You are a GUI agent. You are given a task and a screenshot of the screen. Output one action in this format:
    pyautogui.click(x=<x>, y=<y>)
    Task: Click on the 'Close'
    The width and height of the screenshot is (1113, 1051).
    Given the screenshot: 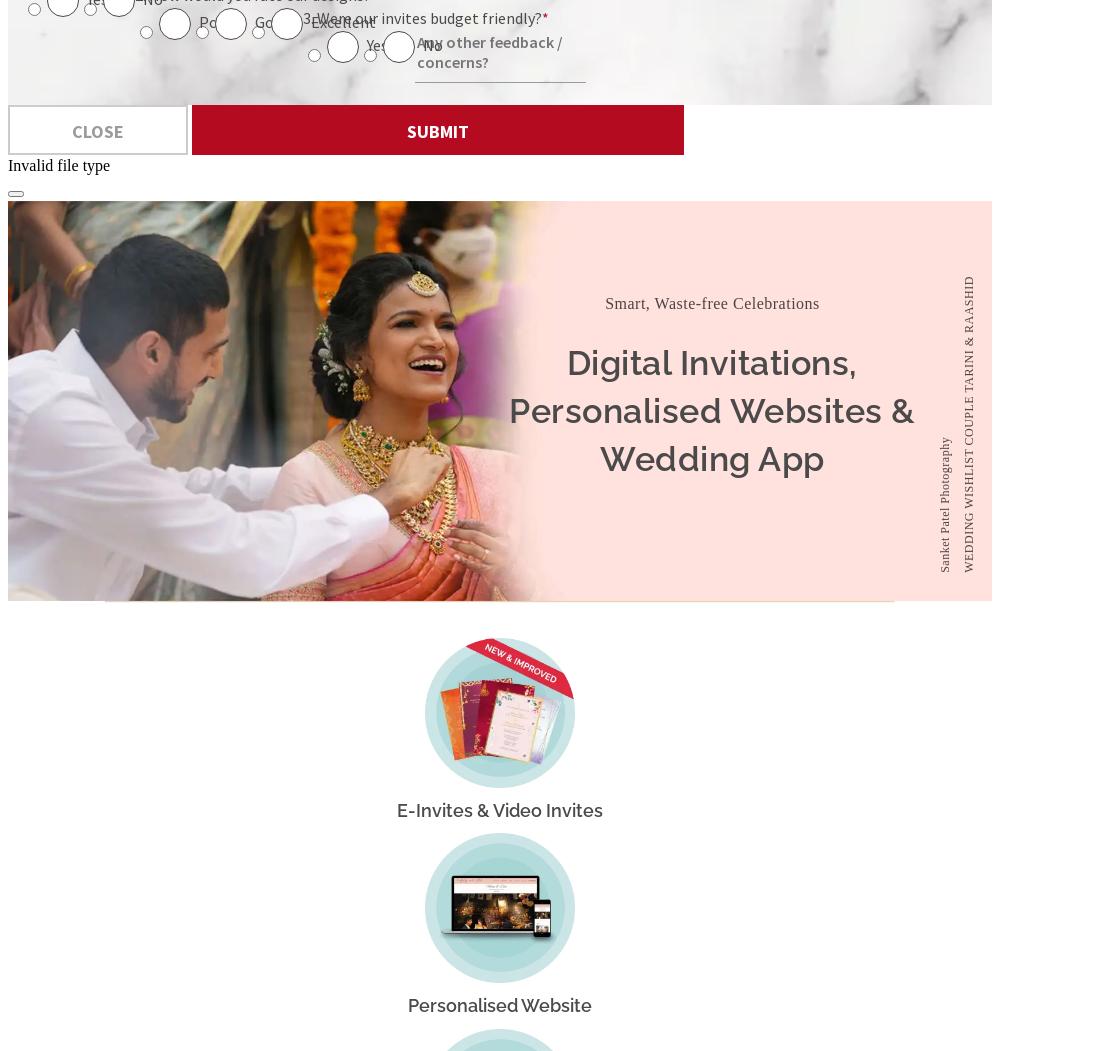 What is the action you would take?
    pyautogui.click(x=72, y=129)
    